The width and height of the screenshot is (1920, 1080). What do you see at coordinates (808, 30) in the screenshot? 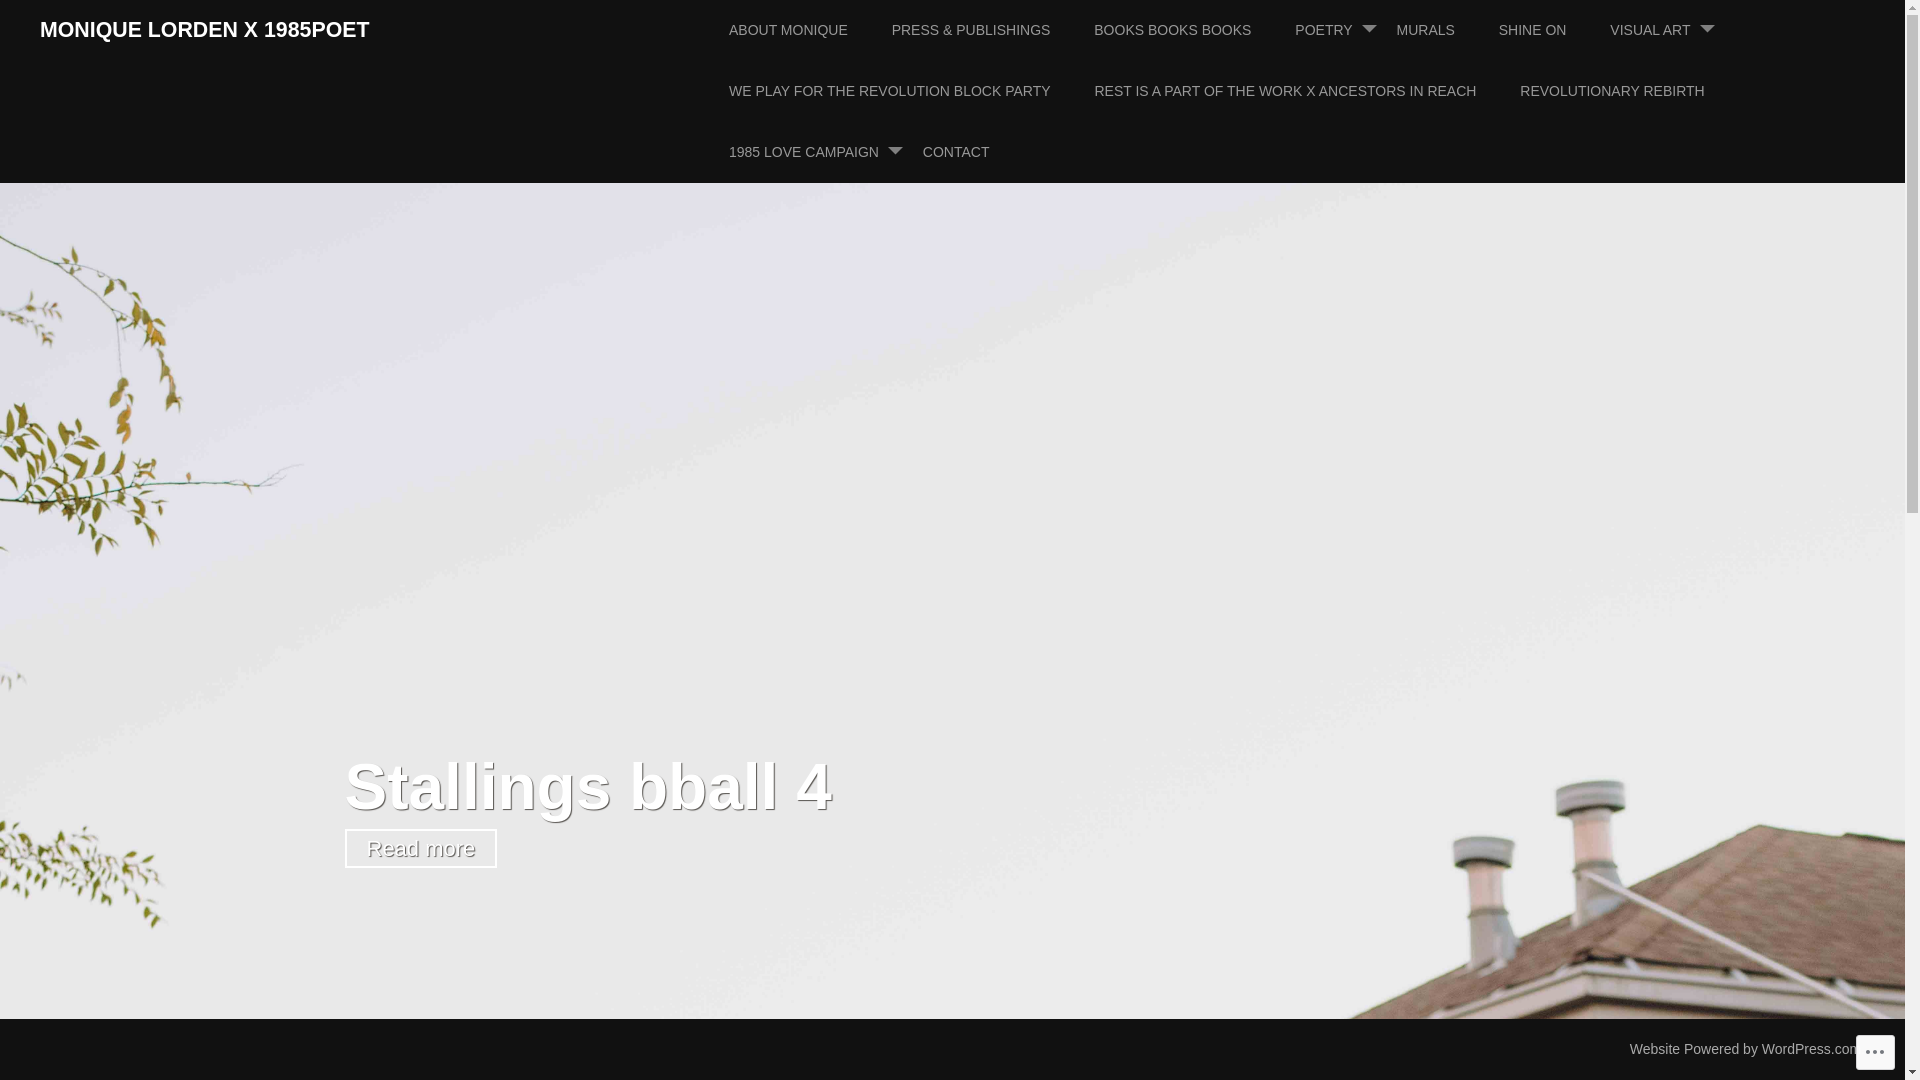
I see `'ABOUT MONIQUE'` at bounding box center [808, 30].